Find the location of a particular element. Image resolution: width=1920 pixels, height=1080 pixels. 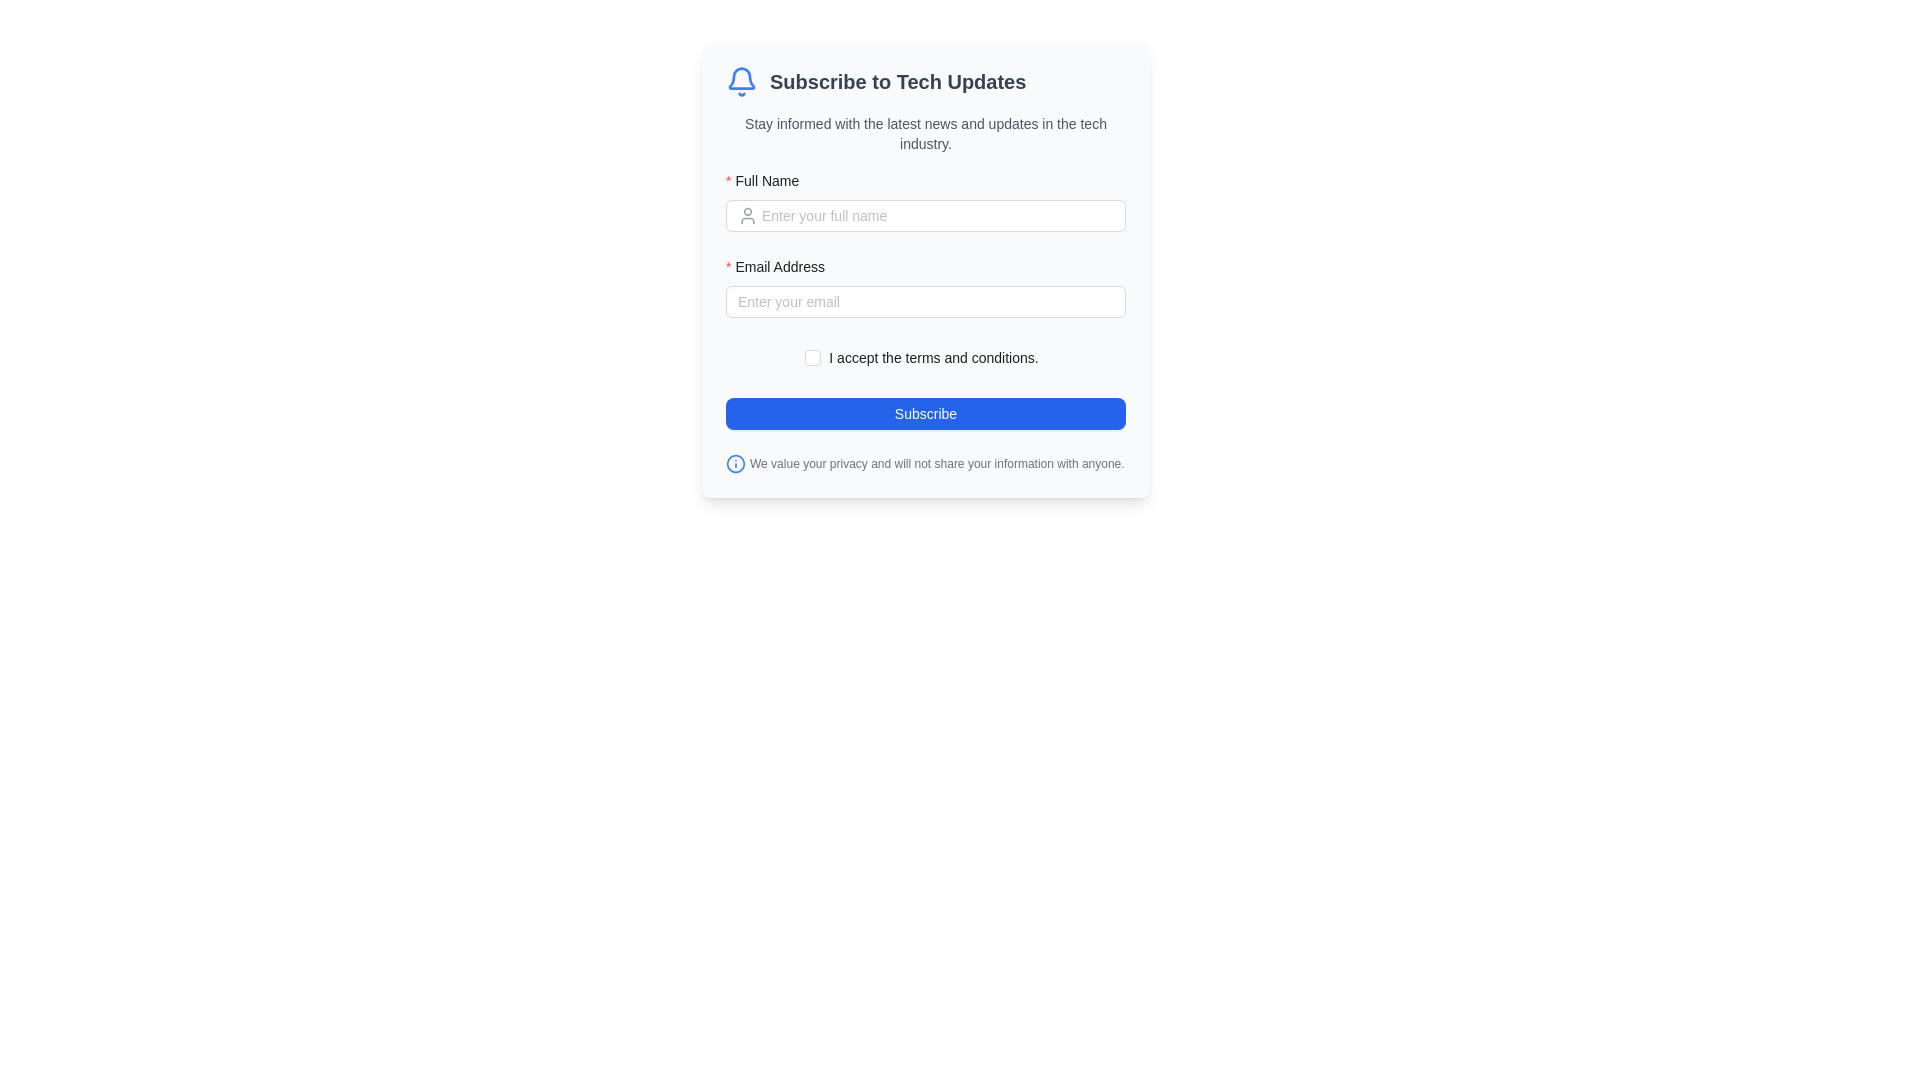

the 'Subscribe' button with a dark blue background and white text is located at coordinates (925, 412).